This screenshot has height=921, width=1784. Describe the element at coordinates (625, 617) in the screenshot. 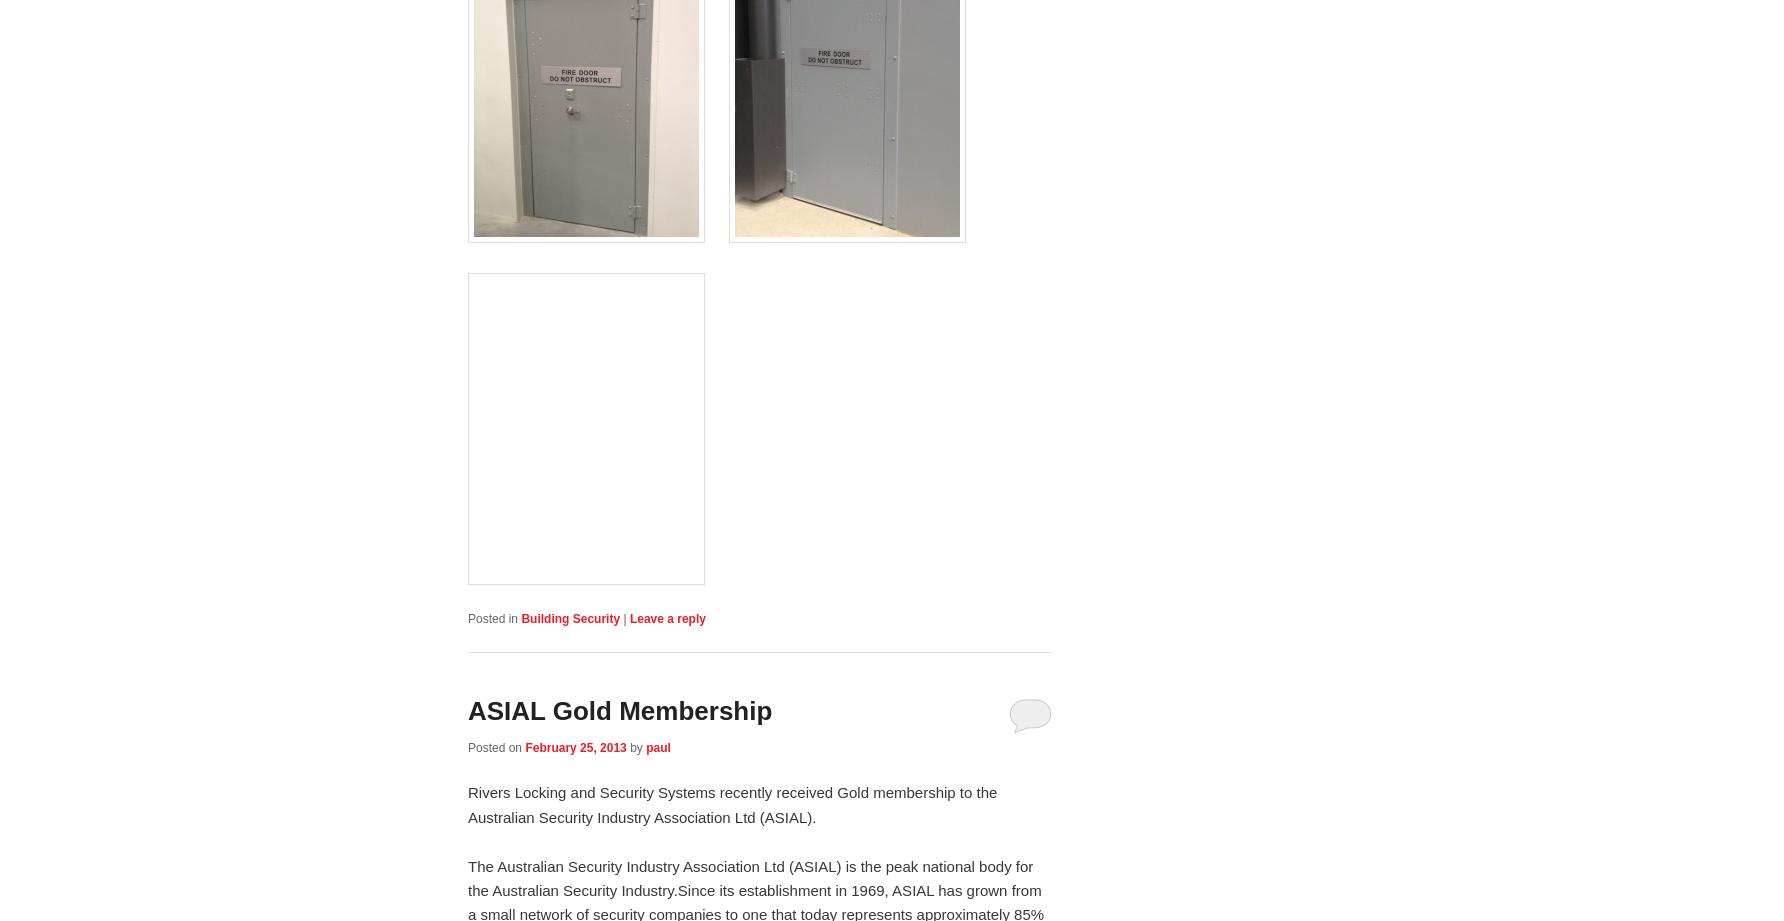

I see `'|'` at that location.